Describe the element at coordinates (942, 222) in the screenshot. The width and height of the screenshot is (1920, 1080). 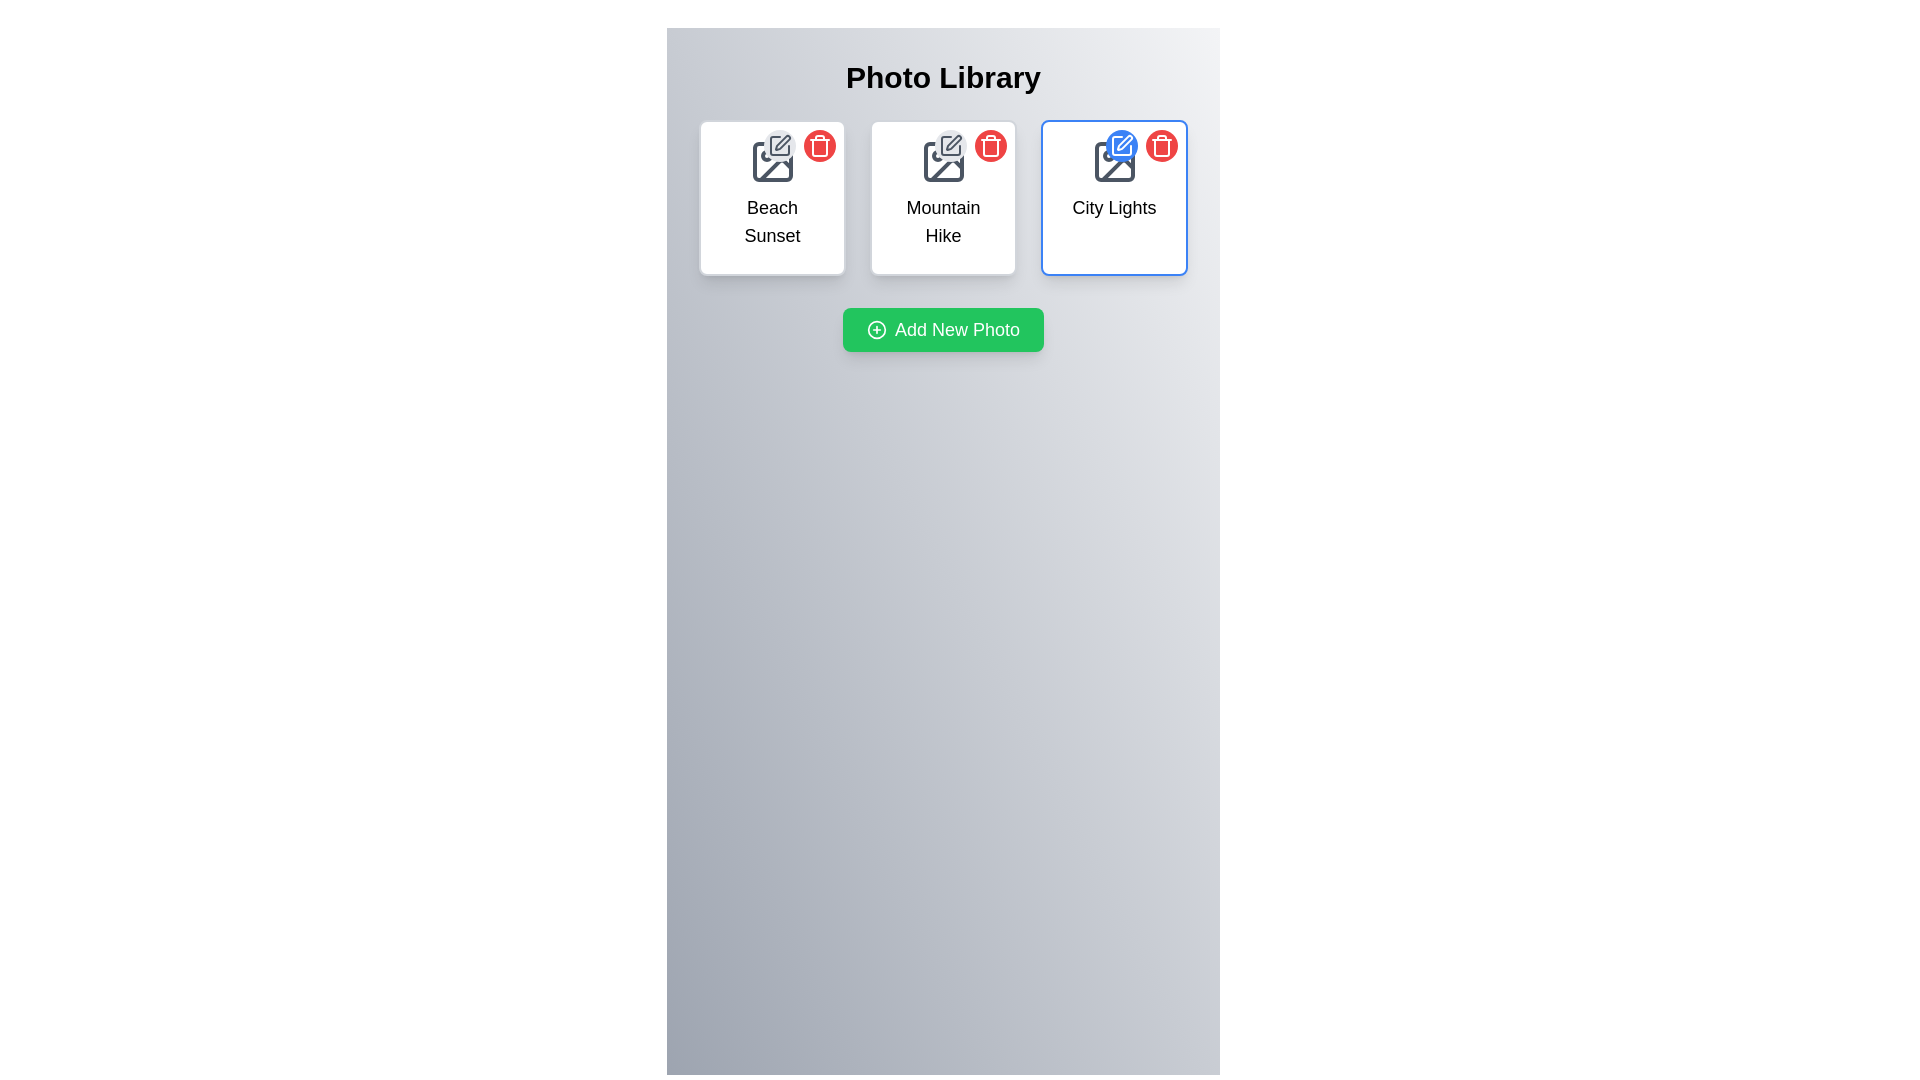
I see `the text label displaying 'Mountain Hike', which is located within the second card from the left, centered below an image icon and above other buttons` at that location.